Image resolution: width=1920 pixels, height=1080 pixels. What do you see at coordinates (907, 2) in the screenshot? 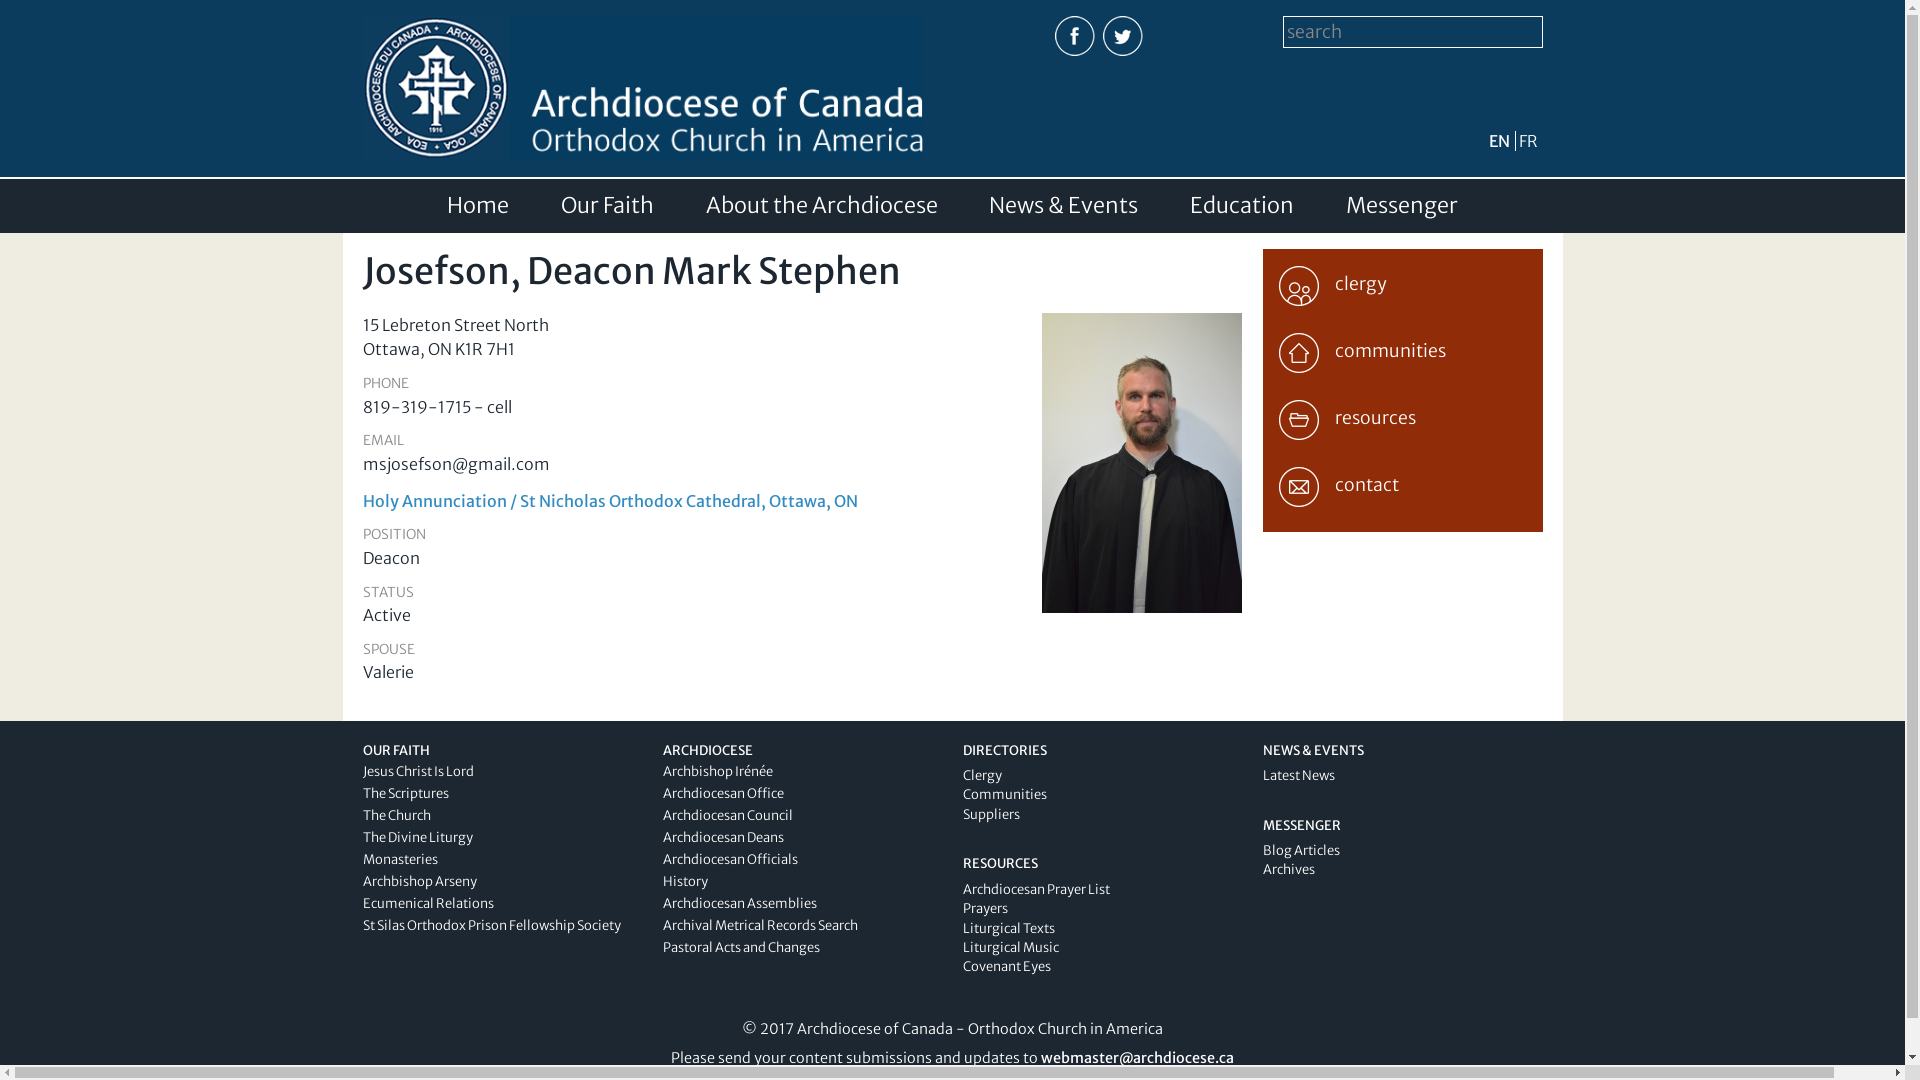
I see `'Skip to main content'` at bounding box center [907, 2].